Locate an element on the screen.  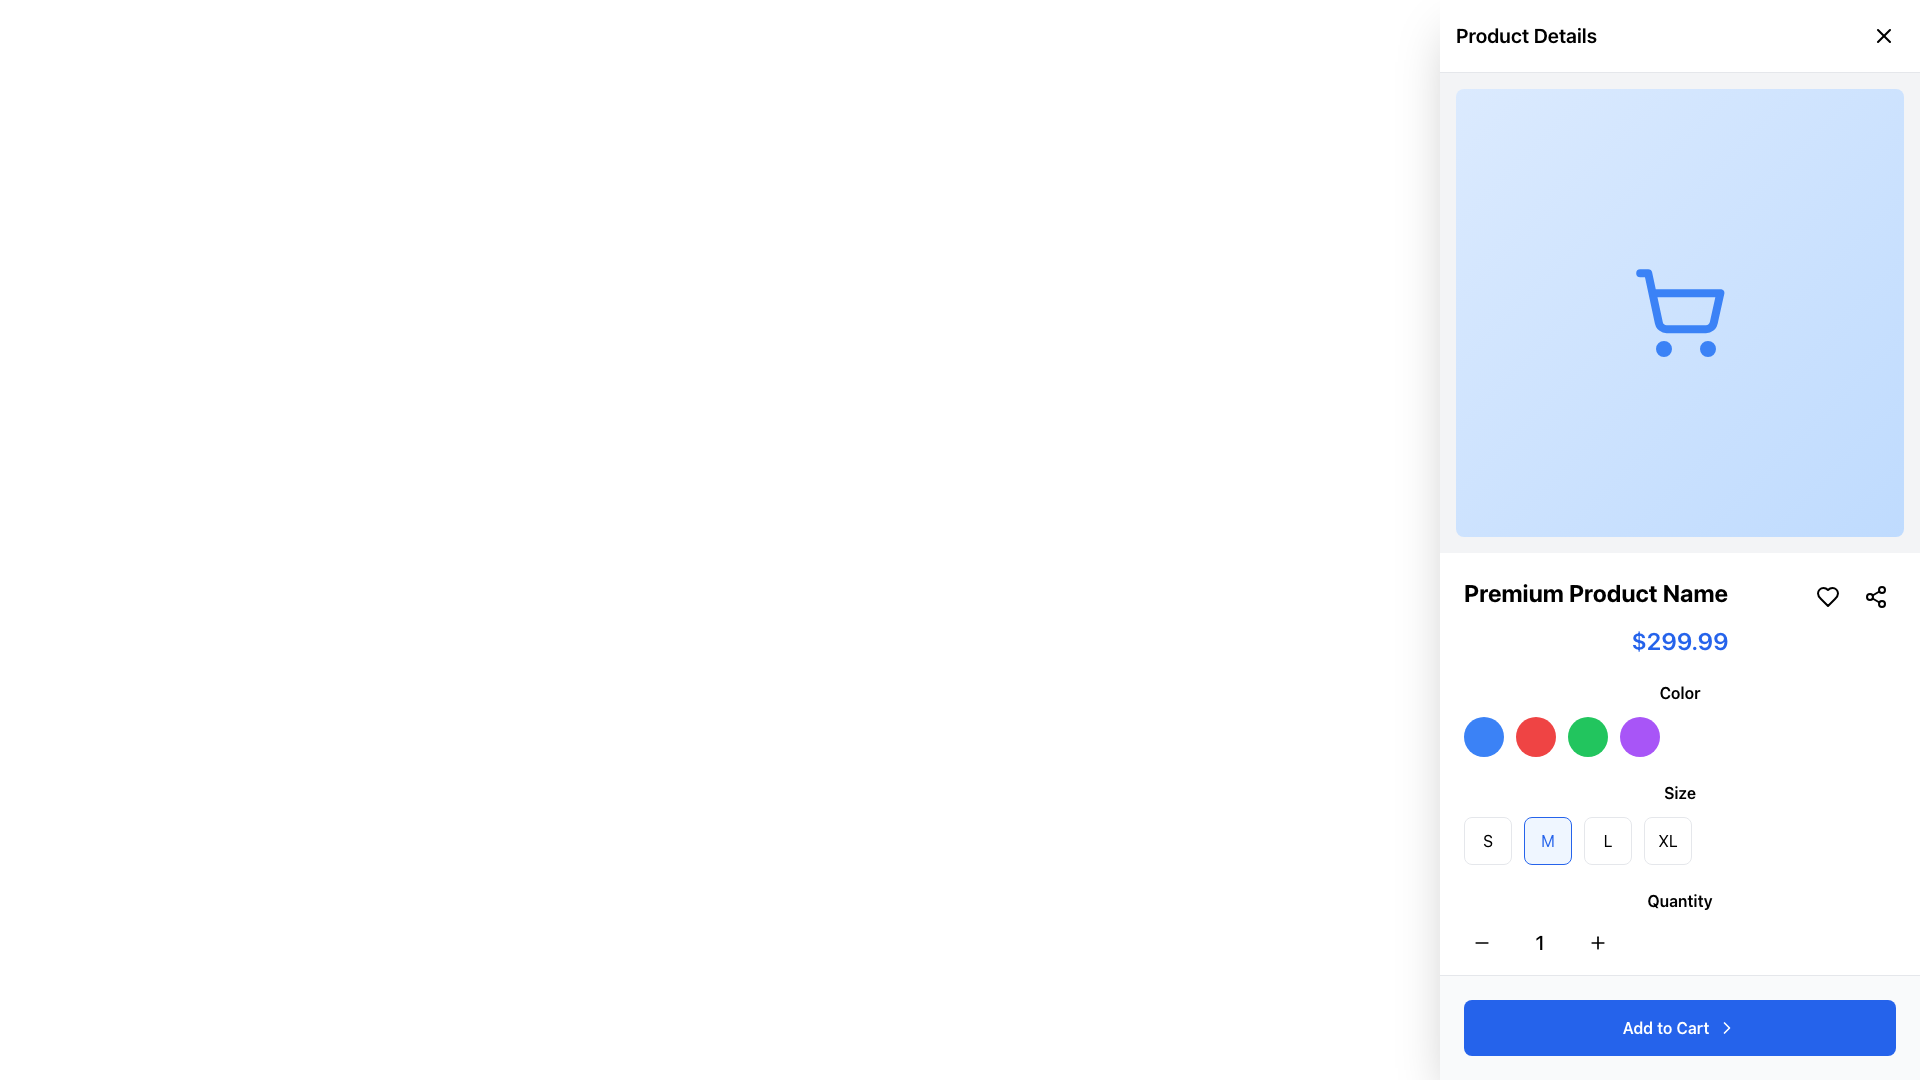
the third circular button styled as a green color swatch is located at coordinates (1587, 736).